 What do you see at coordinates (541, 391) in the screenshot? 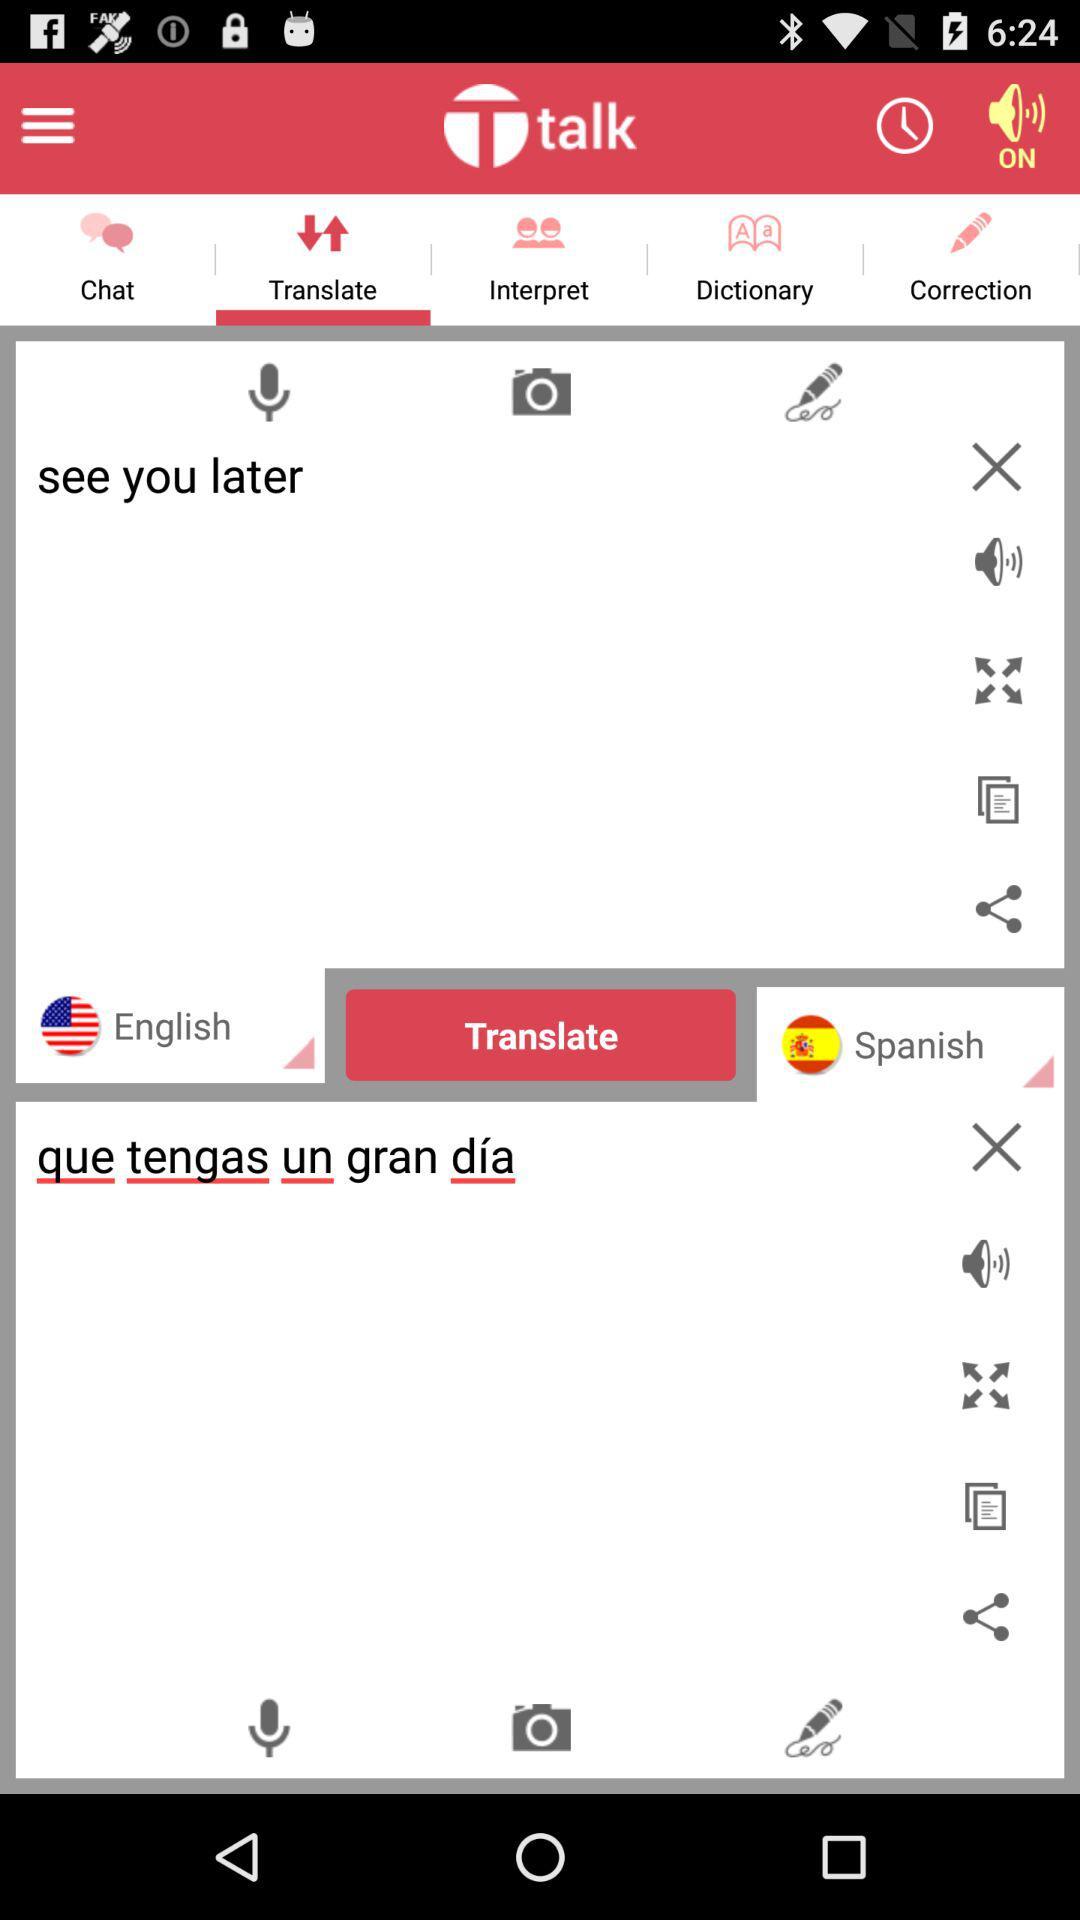
I see `translate from photo` at bounding box center [541, 391].